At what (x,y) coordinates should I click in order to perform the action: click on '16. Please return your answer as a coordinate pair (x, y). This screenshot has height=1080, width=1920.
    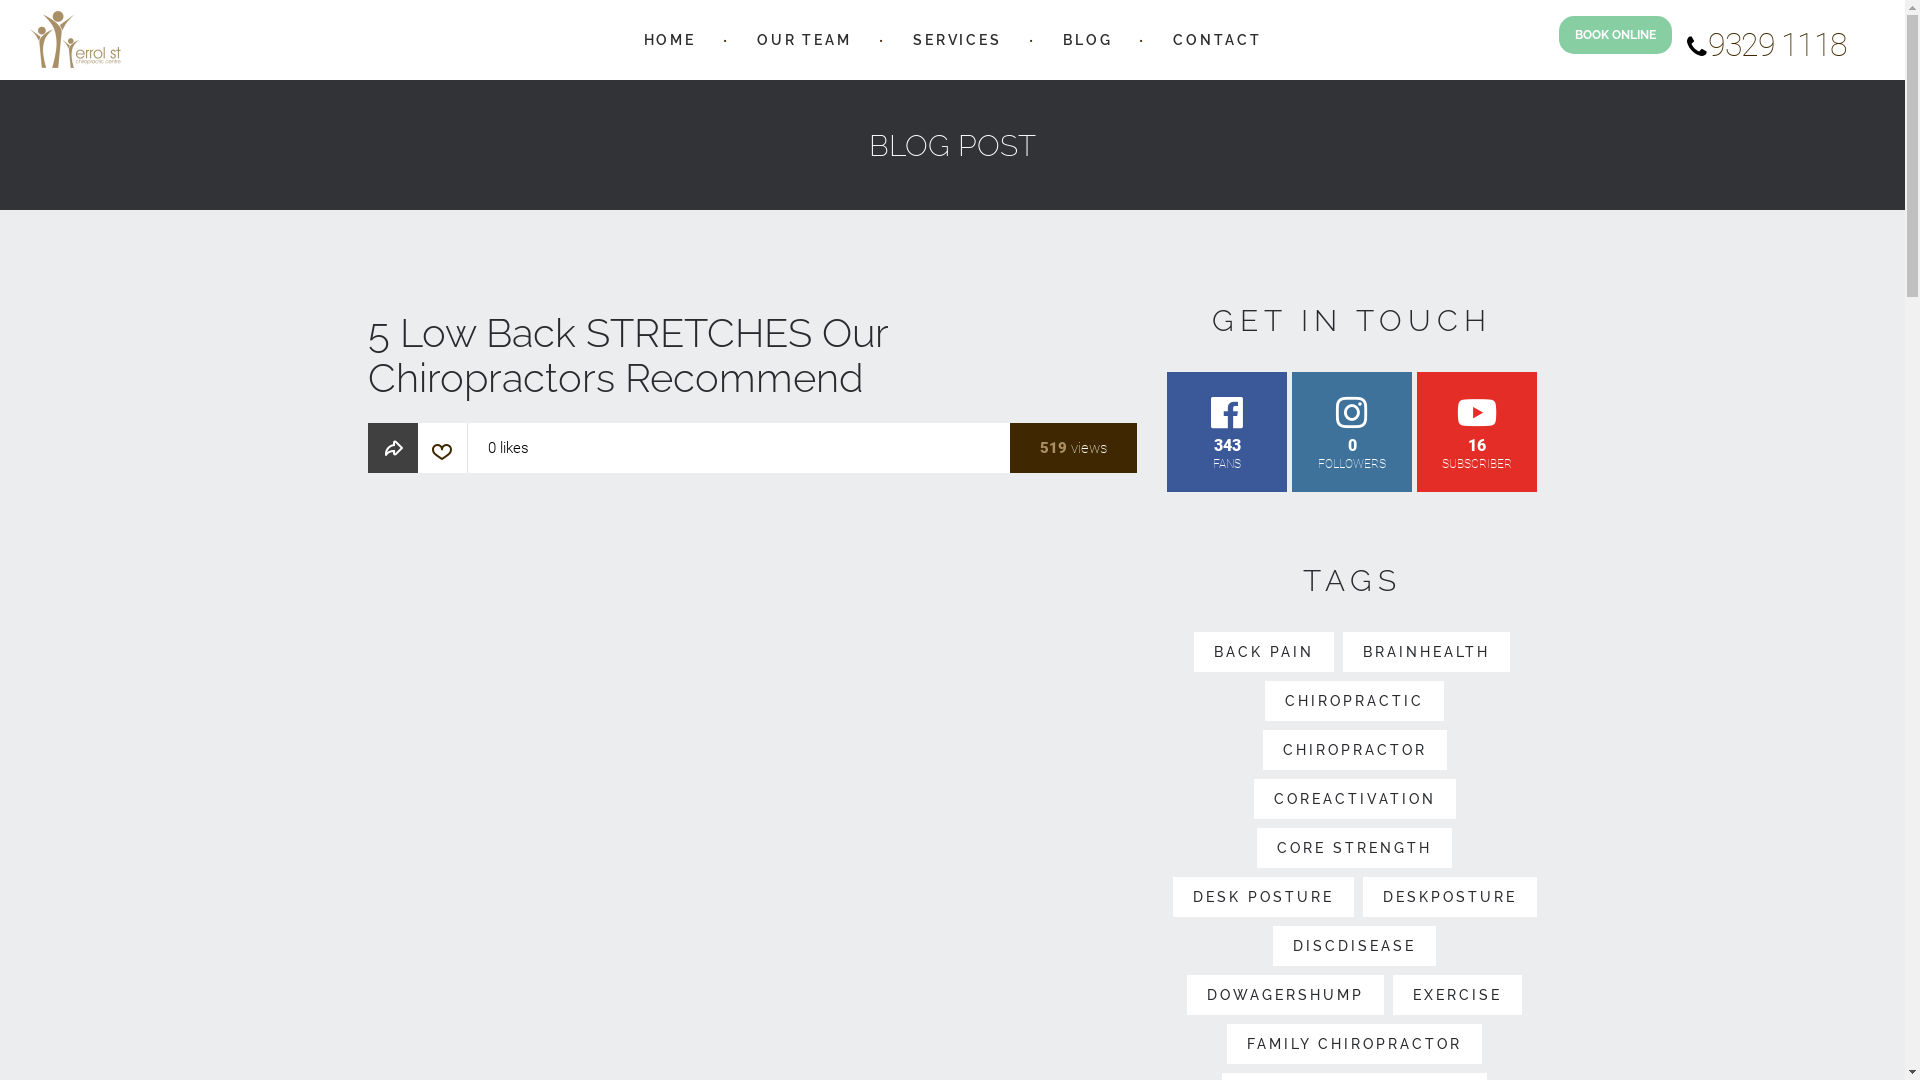
    Looking at the image, I should click on (1477, 431).